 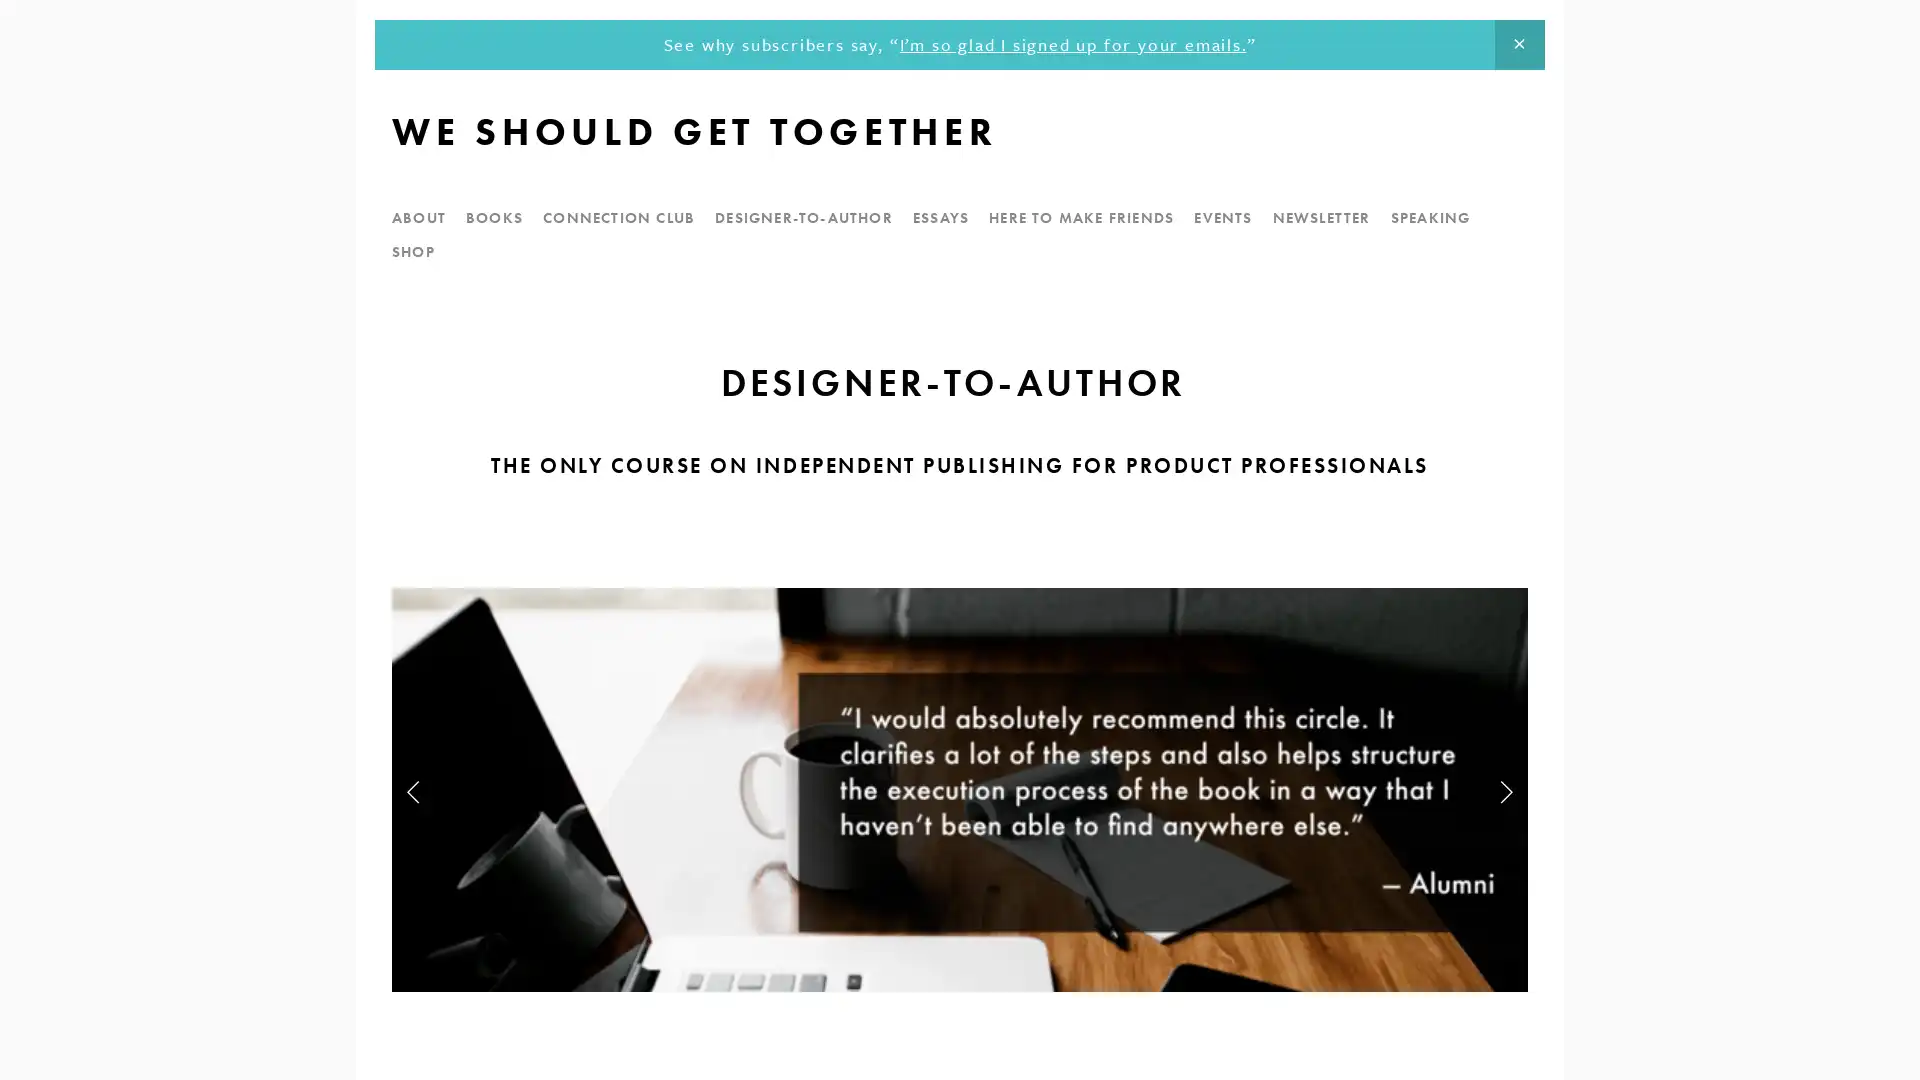 I want to click on Next Slide, so click(x=1506, y=789).